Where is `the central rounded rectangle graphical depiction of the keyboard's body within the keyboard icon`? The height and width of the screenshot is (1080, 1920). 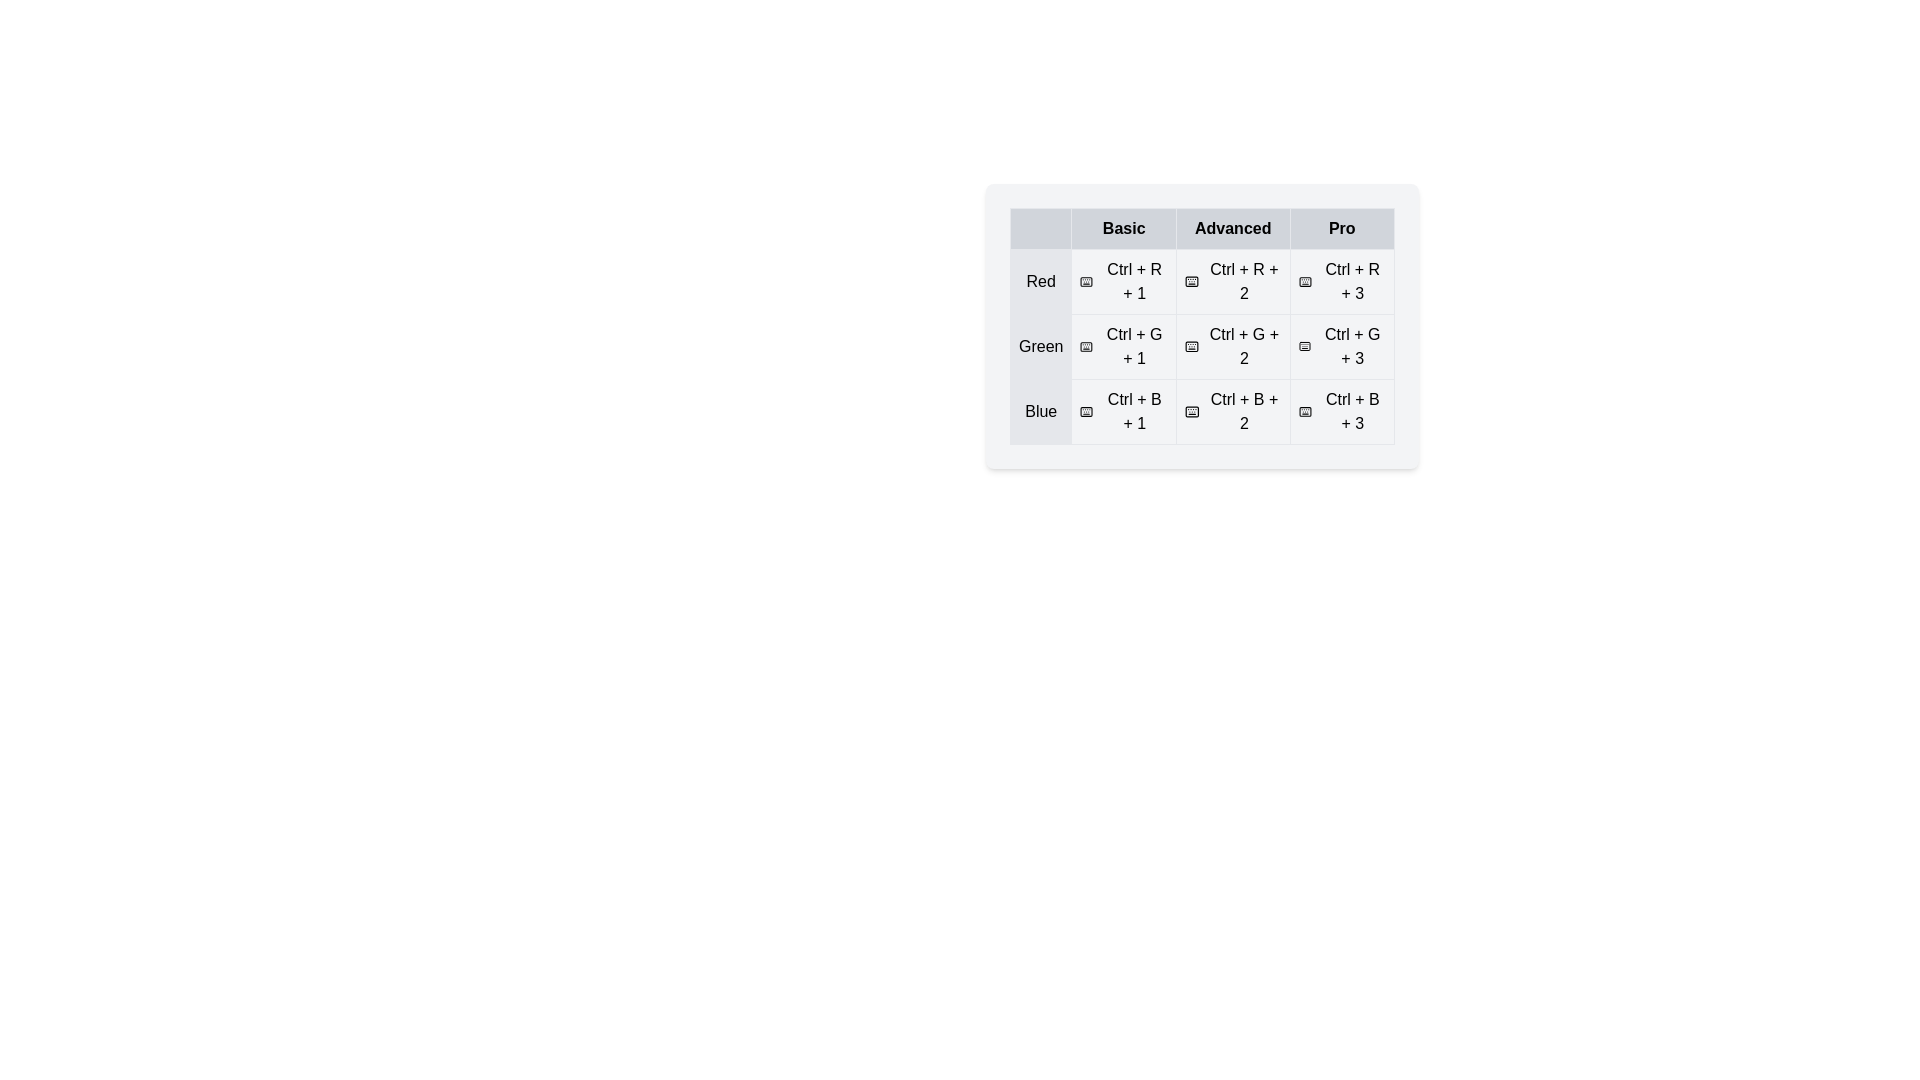 the central rounded rectangle graphical depiction of the keyboard's body within the keyboard icon is located at coordinates (1085, 281).